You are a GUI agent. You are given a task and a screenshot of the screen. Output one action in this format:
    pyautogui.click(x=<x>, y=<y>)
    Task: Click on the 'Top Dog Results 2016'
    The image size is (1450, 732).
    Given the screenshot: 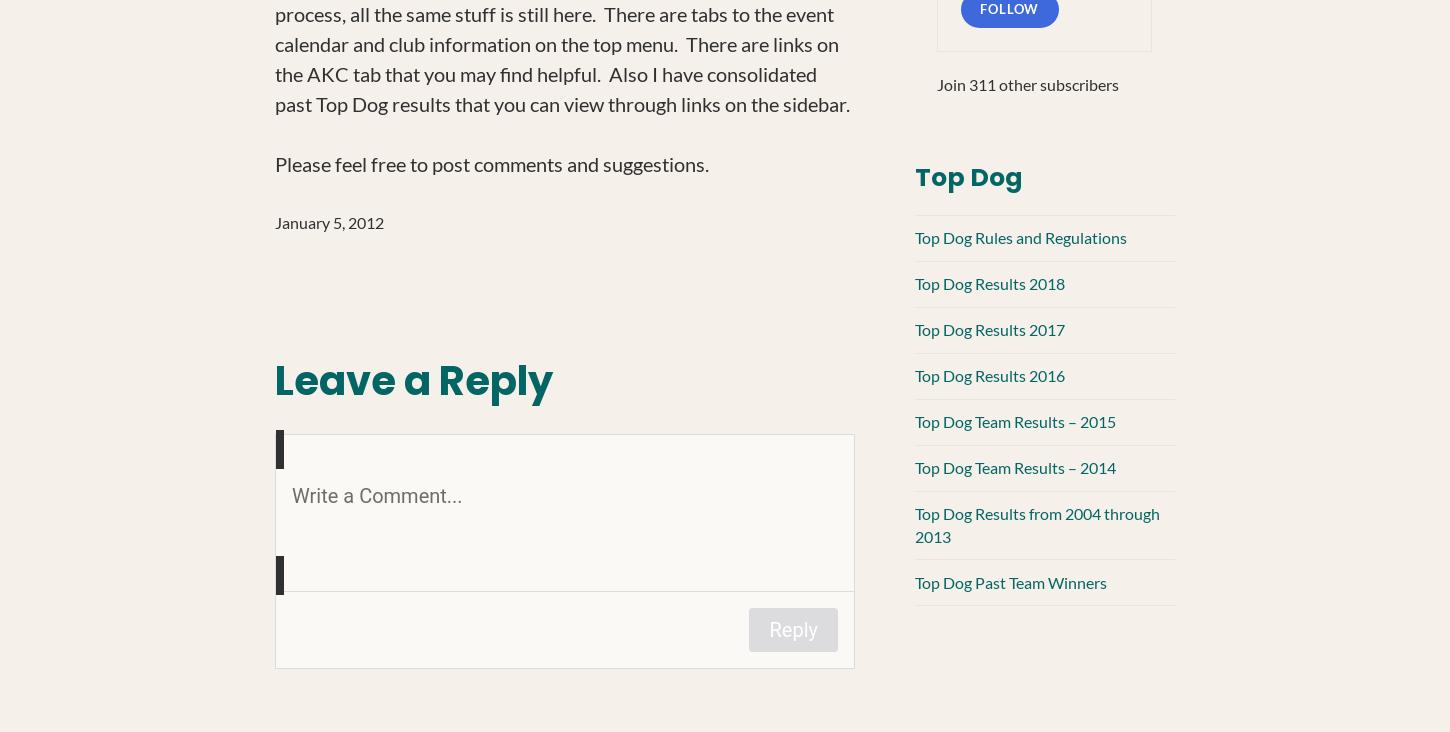 What is the action you would take?
    pyautogui.click(x=989, y=374)
    